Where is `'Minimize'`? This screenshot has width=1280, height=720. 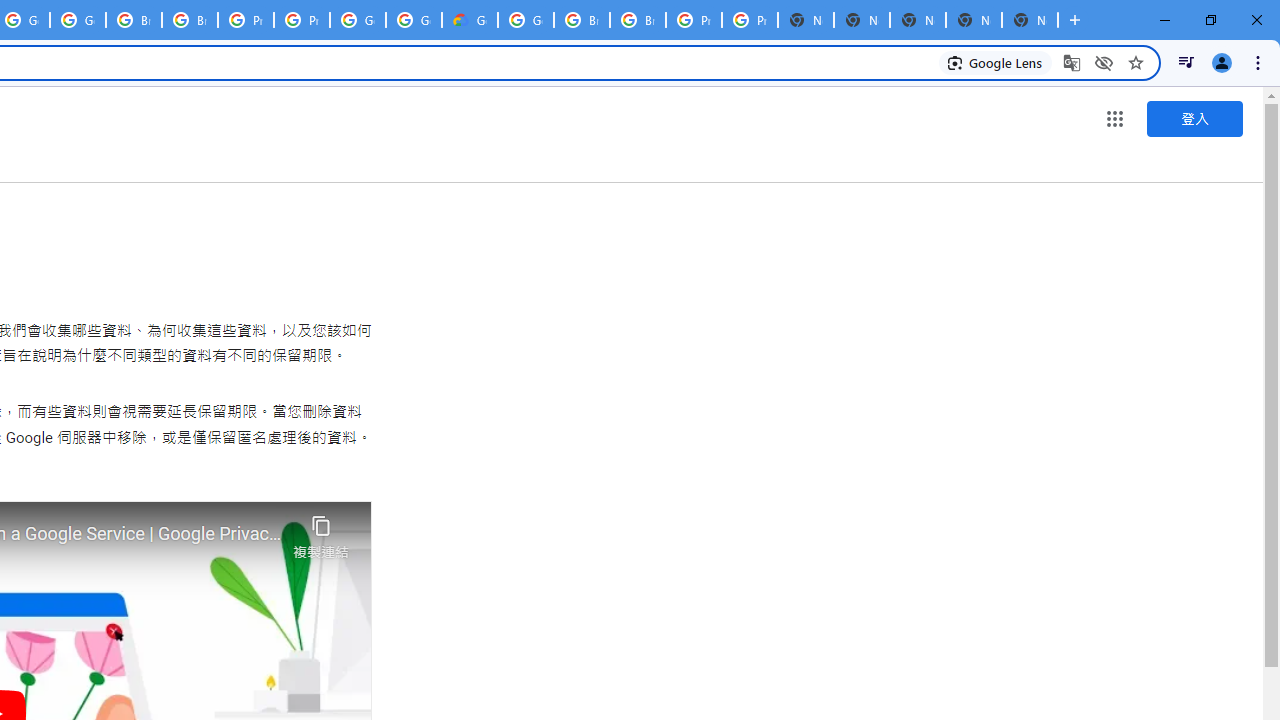
'Minimize' is located at coordinates (1165, 20).